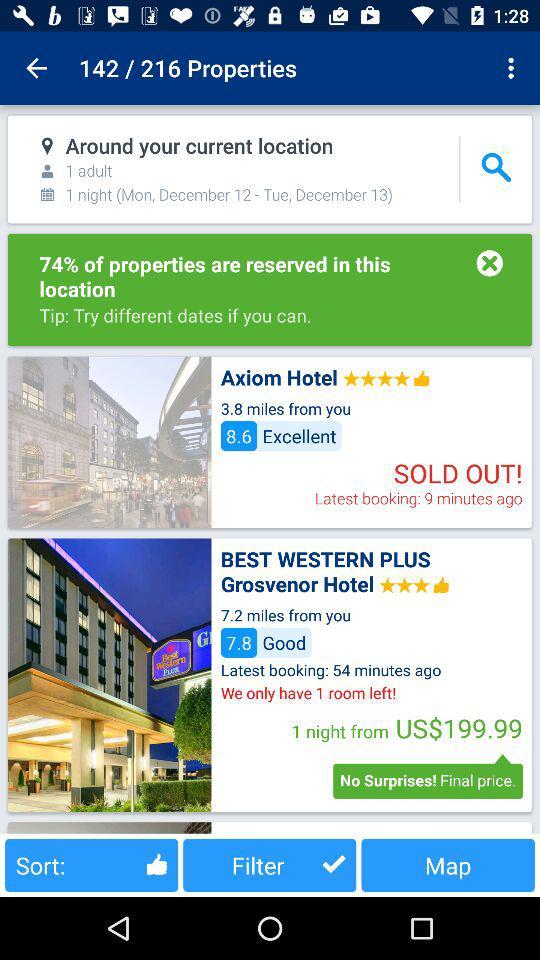 The image size is (540, 960). What do you see at coordinates (36, 68) in the screenshot?
I see `item to the left of 142 / 216 properties app` at bounding box center [36, 68].